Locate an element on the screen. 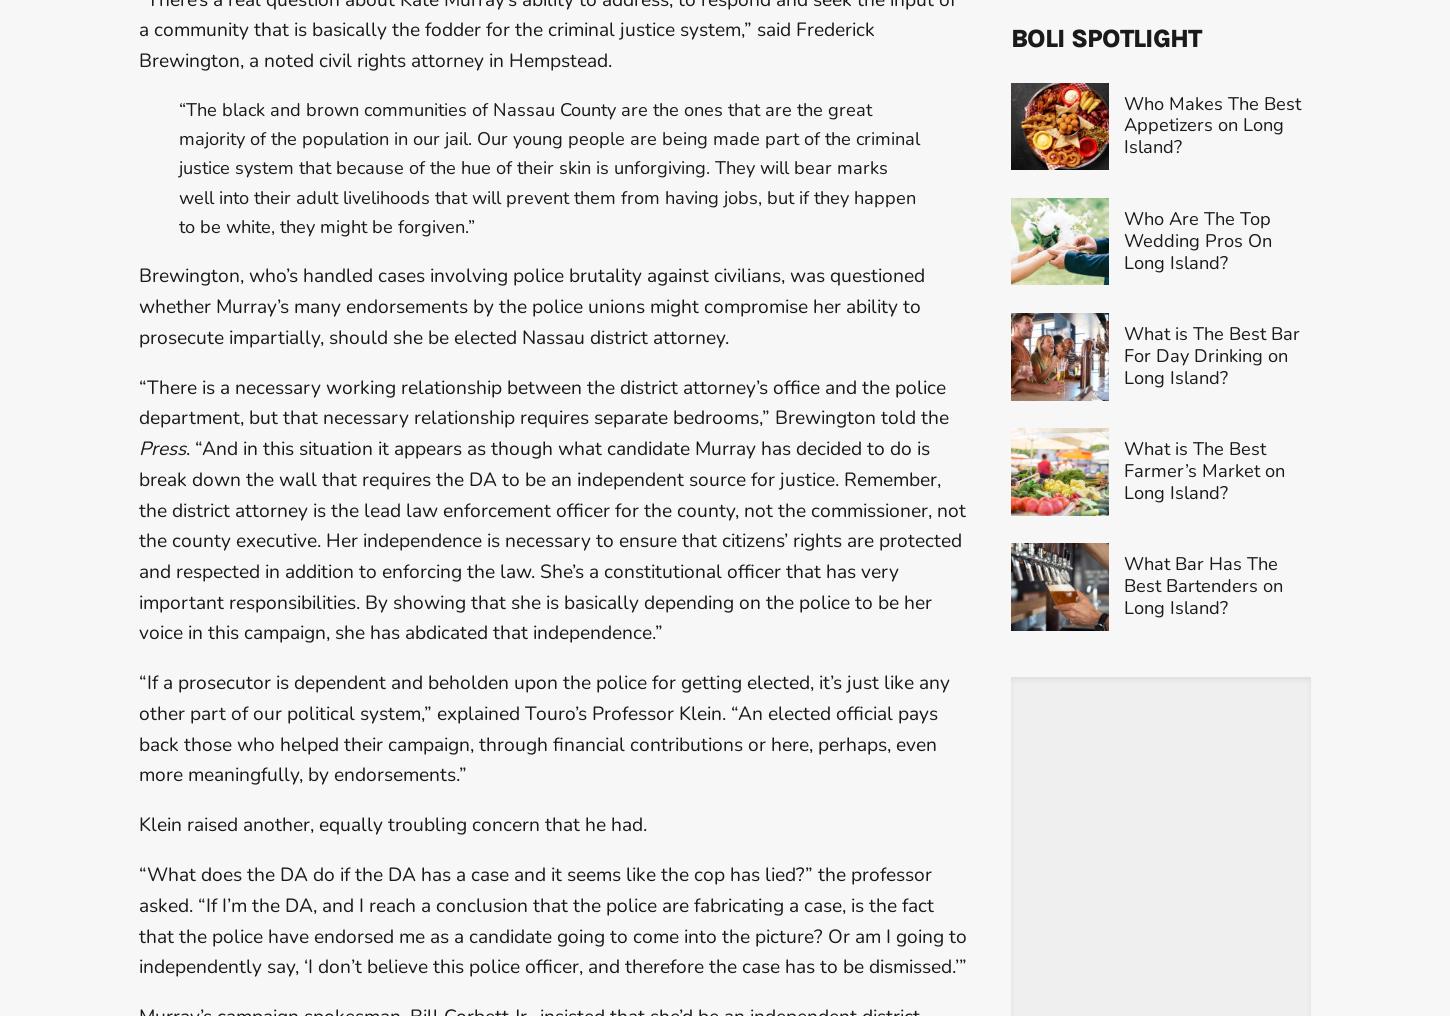  '“If a prosecutor is dependent and beholden upon the police for getting elected, it’s just like any other part of our political system,” explained Touro’s Professor Klein. “An elected official pays back those who helped their campaign, through financial contributions or here, perhaps, even more meaningfully, by endorsements.”' is located at coordinates (544, 728).